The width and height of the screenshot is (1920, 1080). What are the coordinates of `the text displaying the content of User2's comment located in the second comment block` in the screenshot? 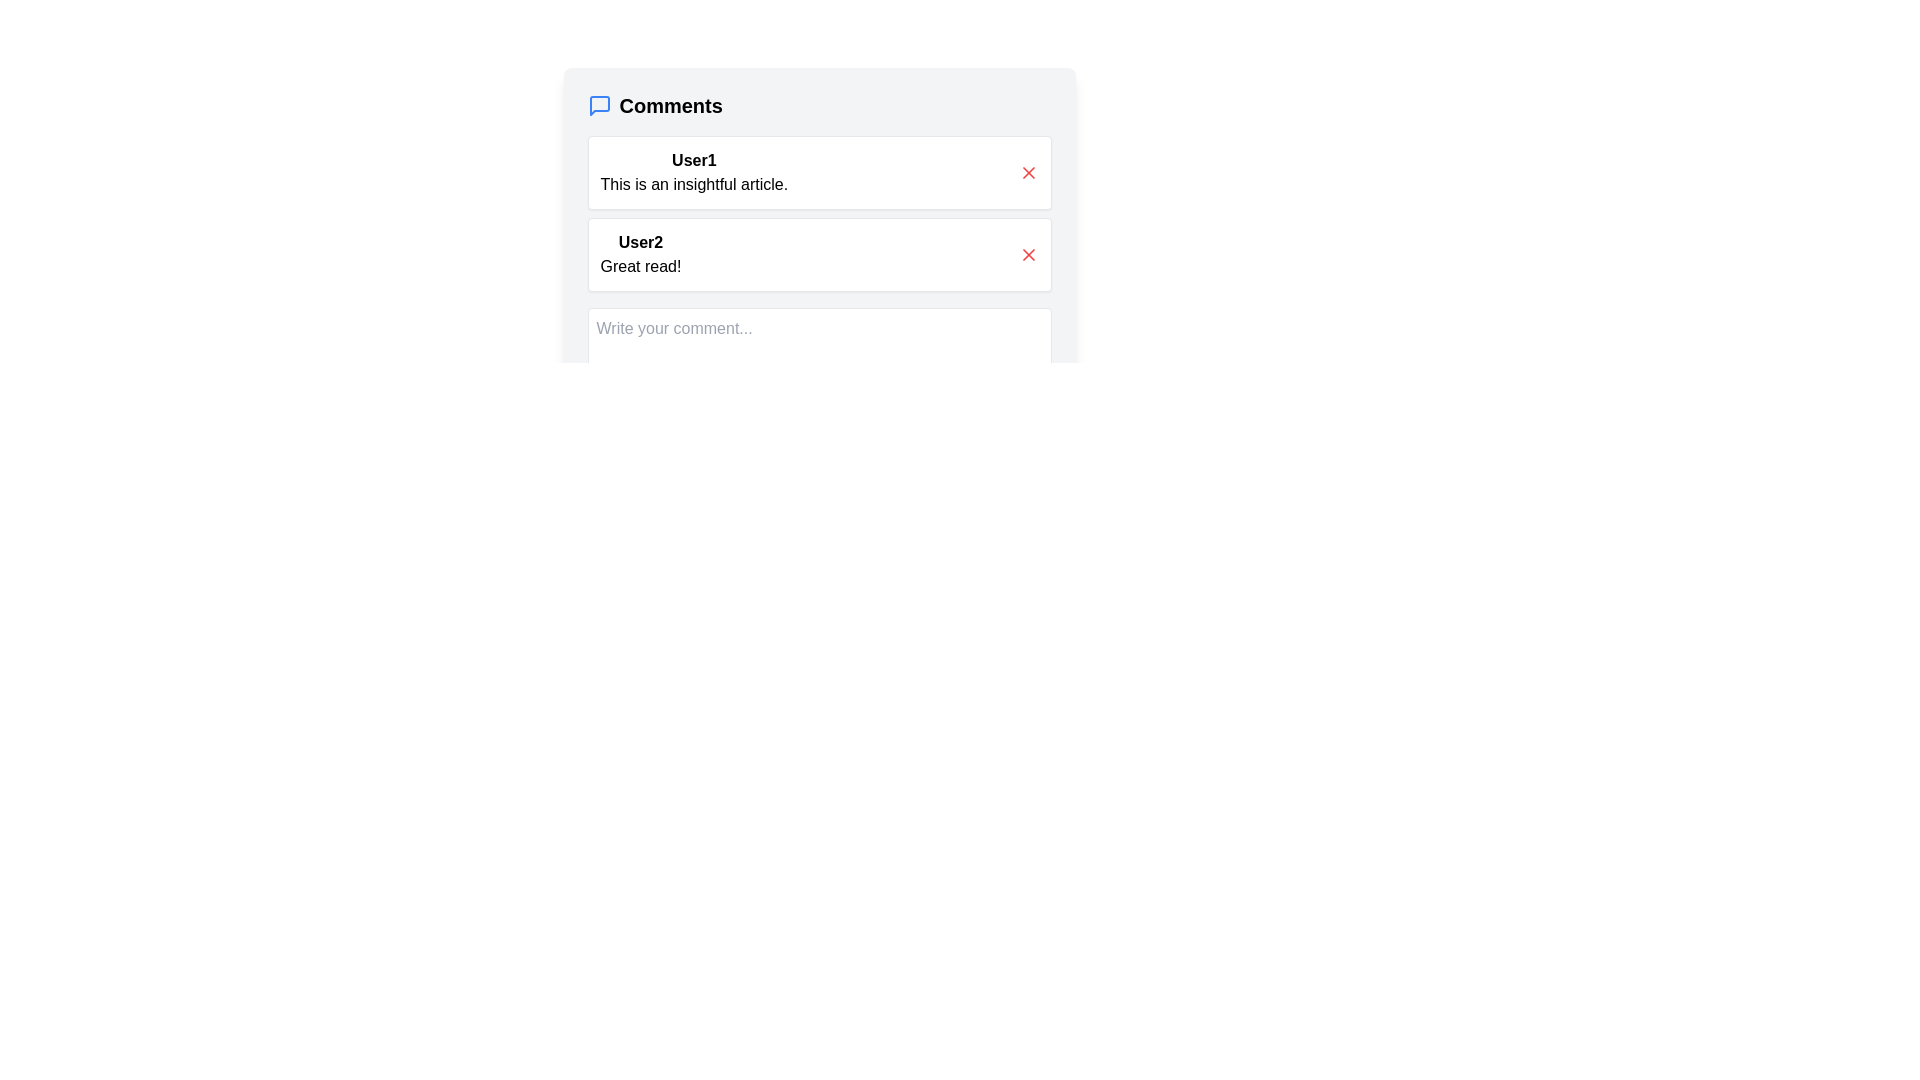 It's located at (640, 265).